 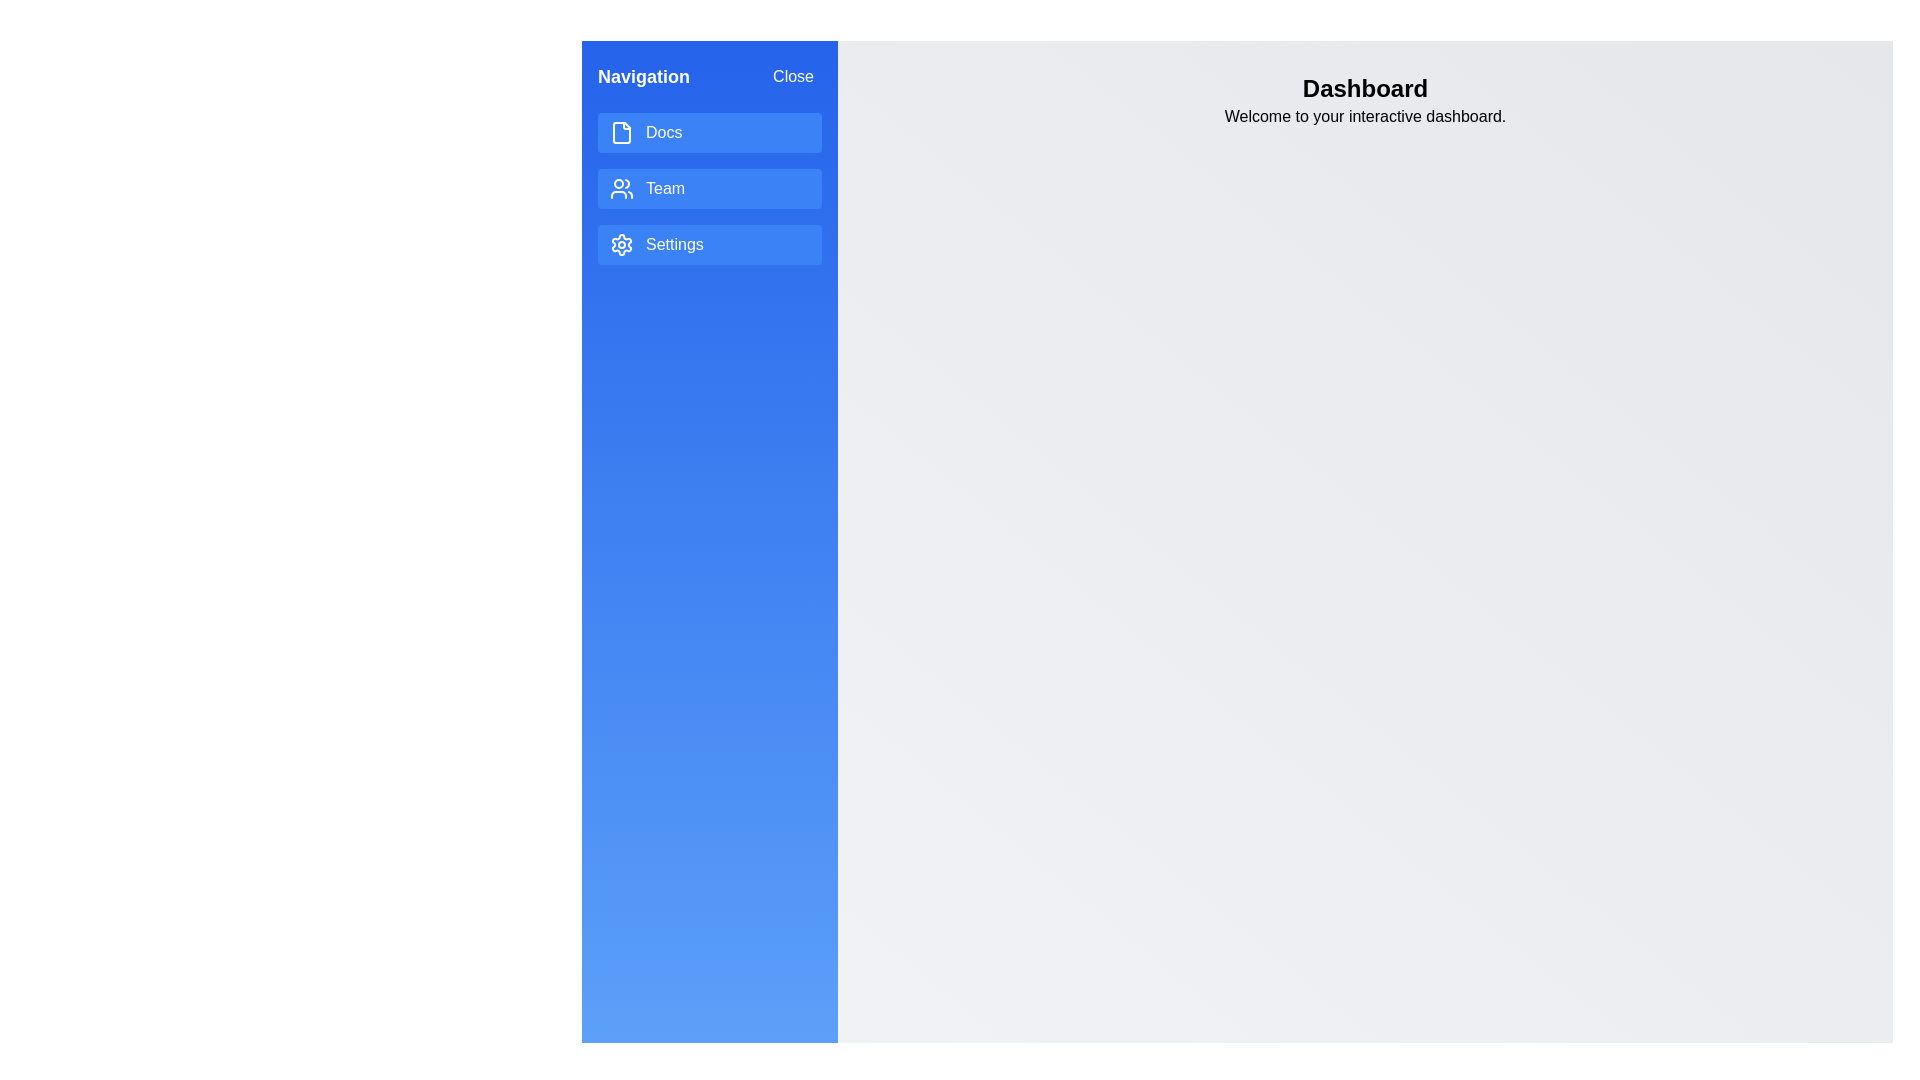 What do you see at coordinates (710, 132) in the screenshot?
I see `the menu item Docs to interact with it` at bounding box center [710, 132].